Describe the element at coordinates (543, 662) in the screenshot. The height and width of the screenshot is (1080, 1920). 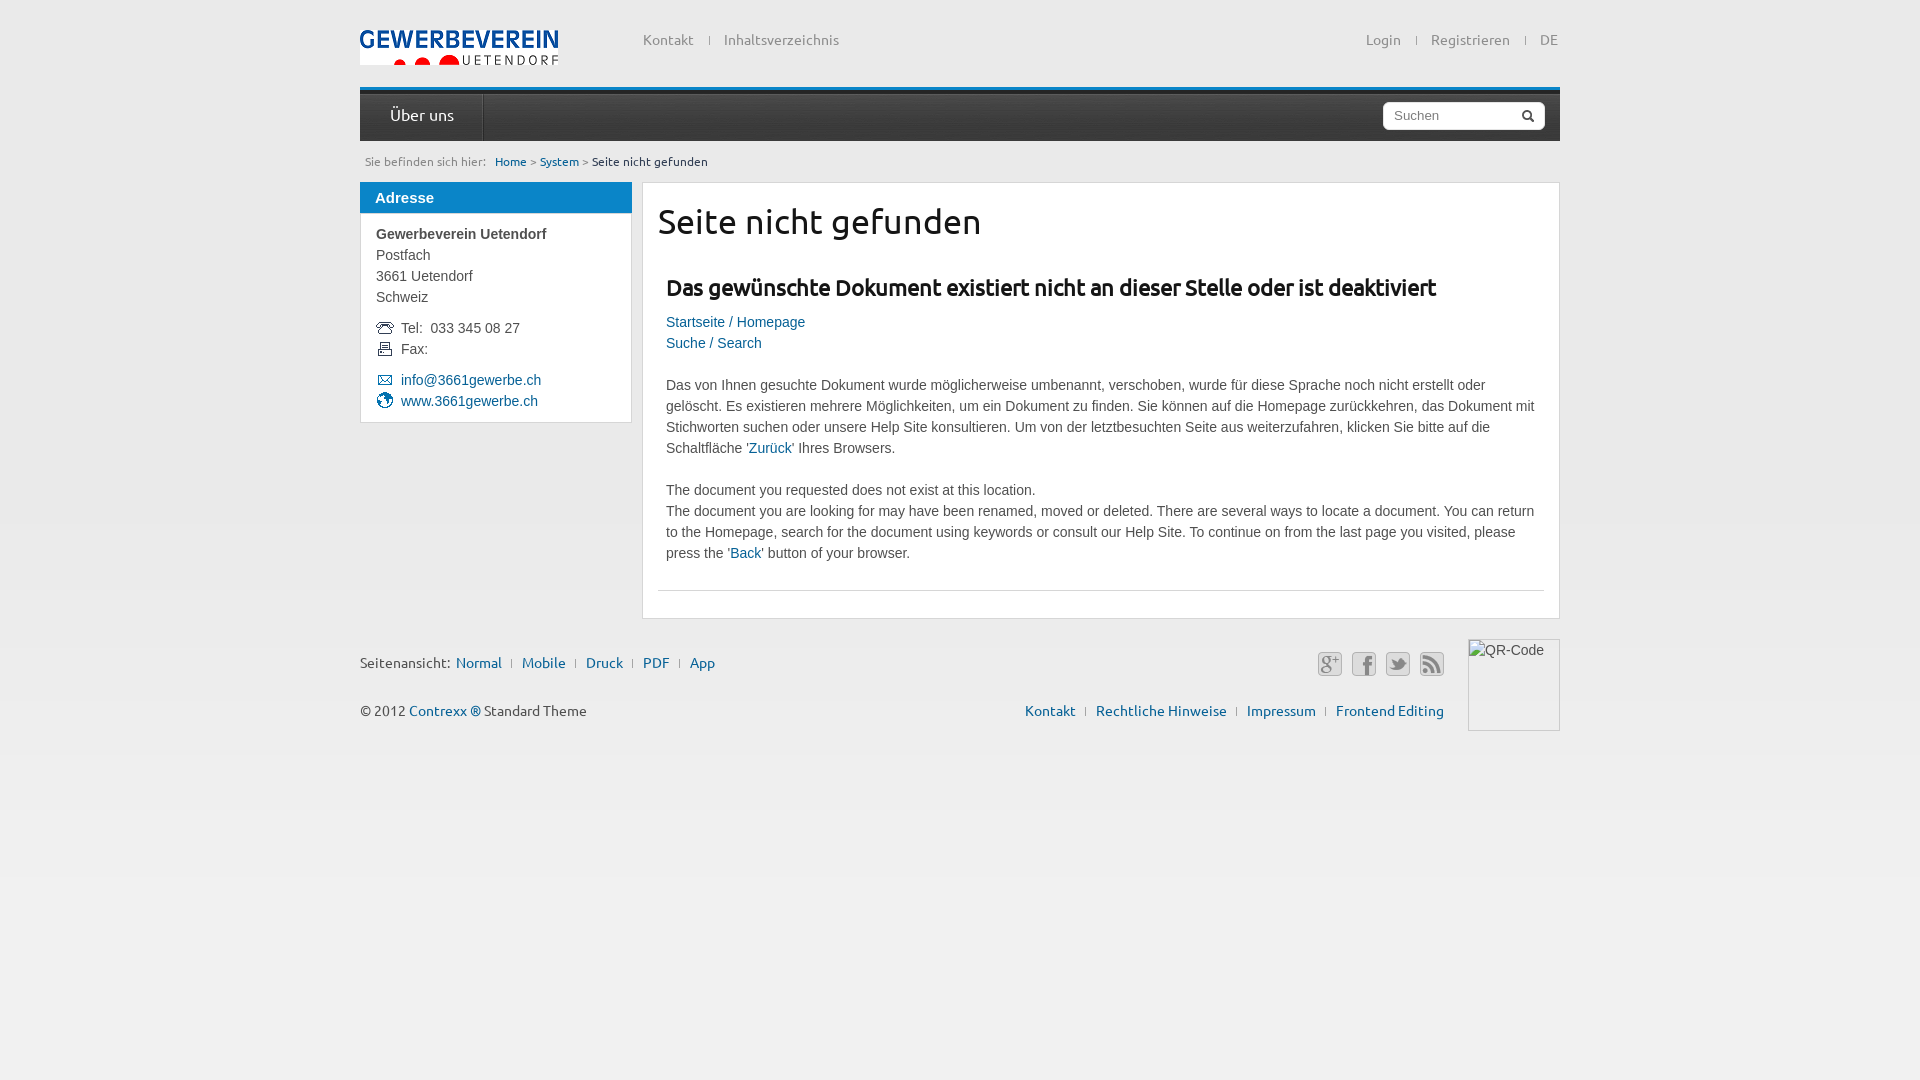
I see `'Mobile'` at that location.